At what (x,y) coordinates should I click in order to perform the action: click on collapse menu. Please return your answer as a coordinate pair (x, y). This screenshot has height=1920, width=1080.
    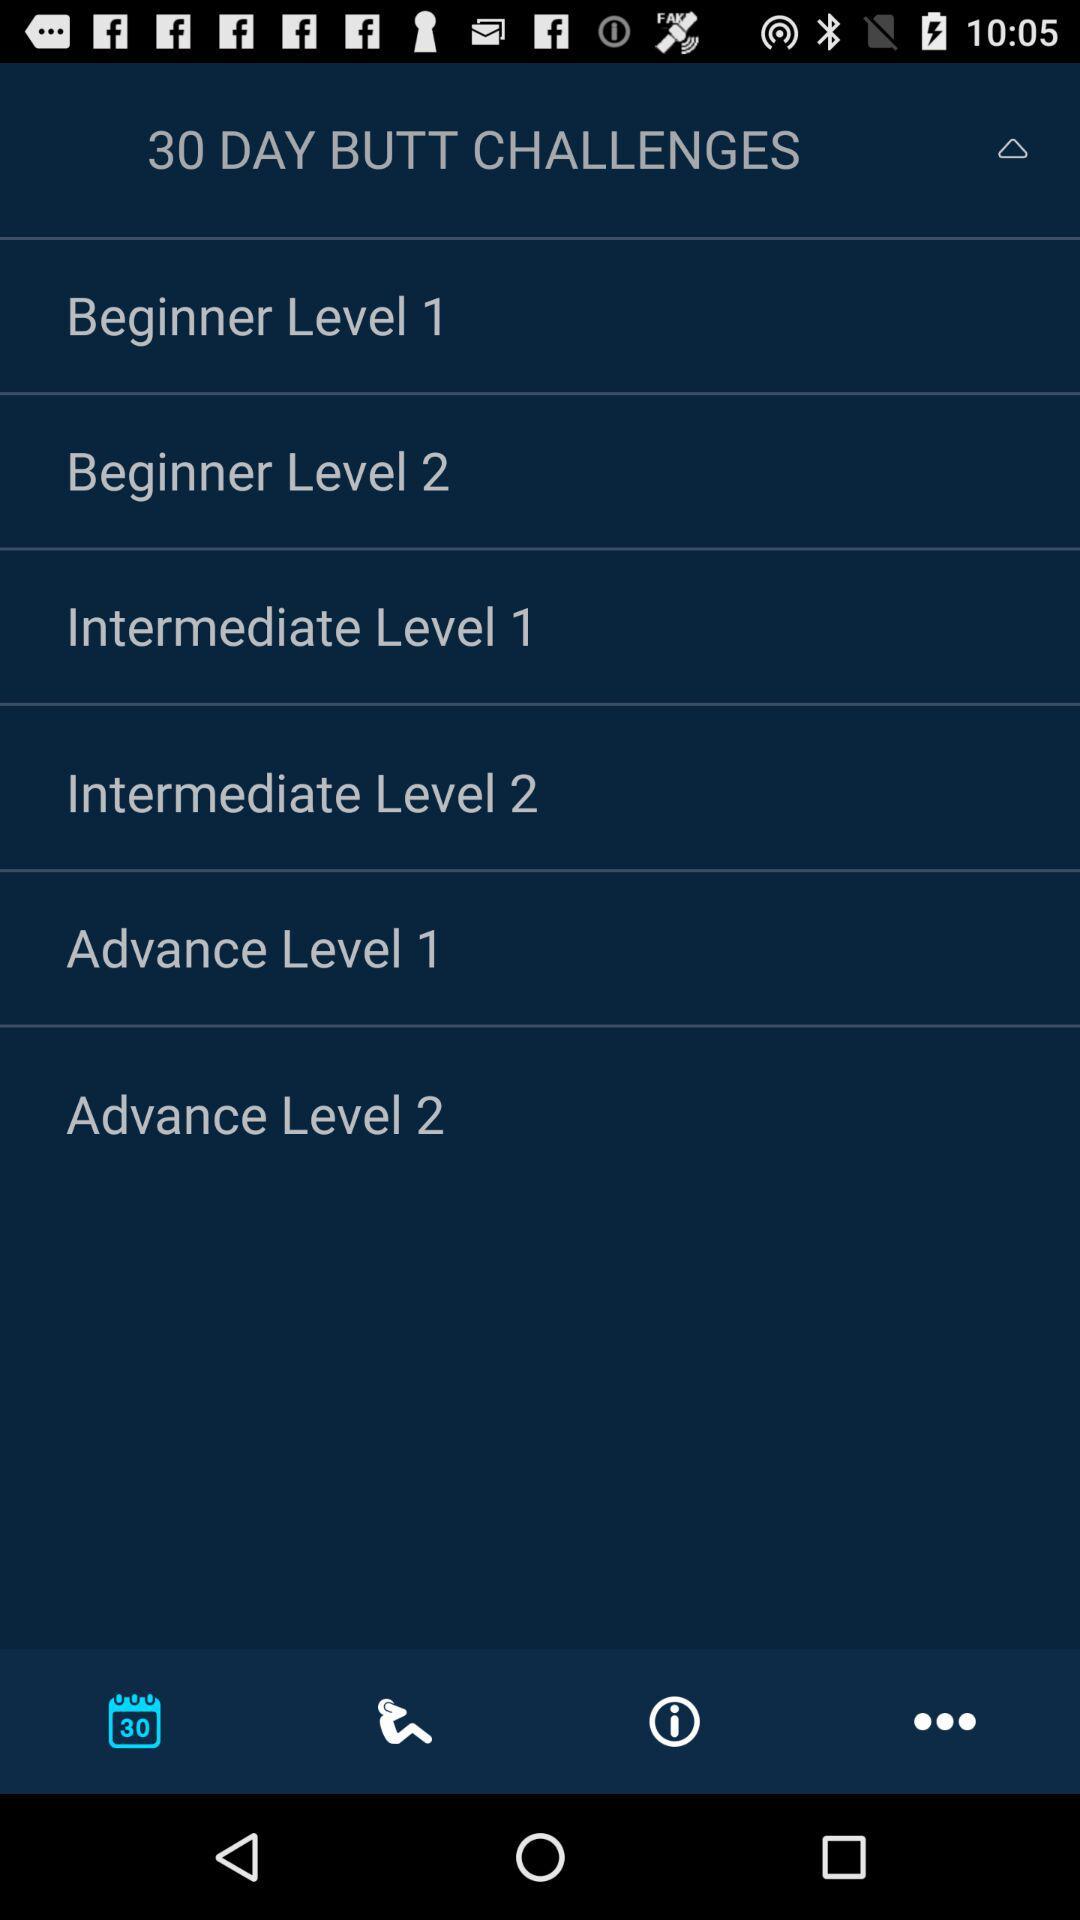
    Looking at the image, I should click on (994, 147).